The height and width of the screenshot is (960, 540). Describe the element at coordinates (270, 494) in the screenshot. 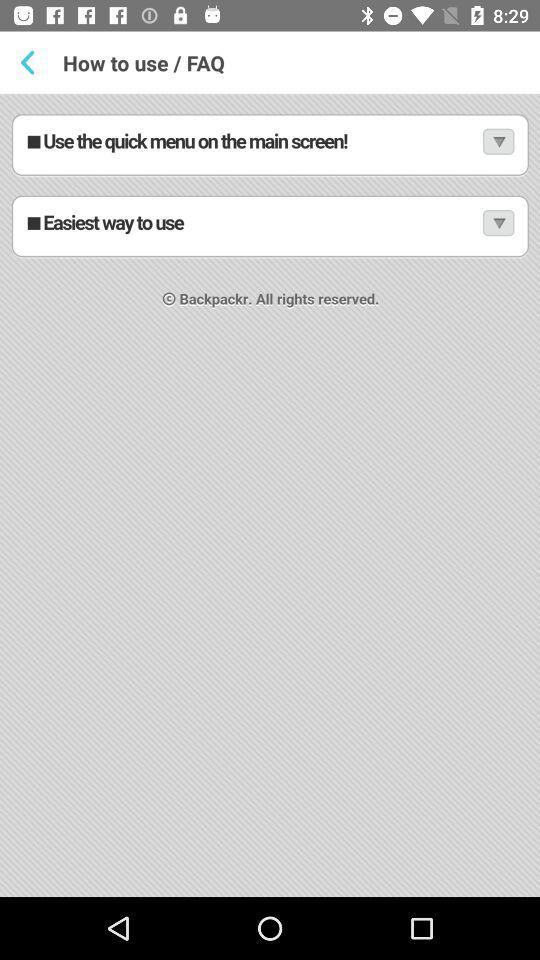

I see `screen page` at that location.